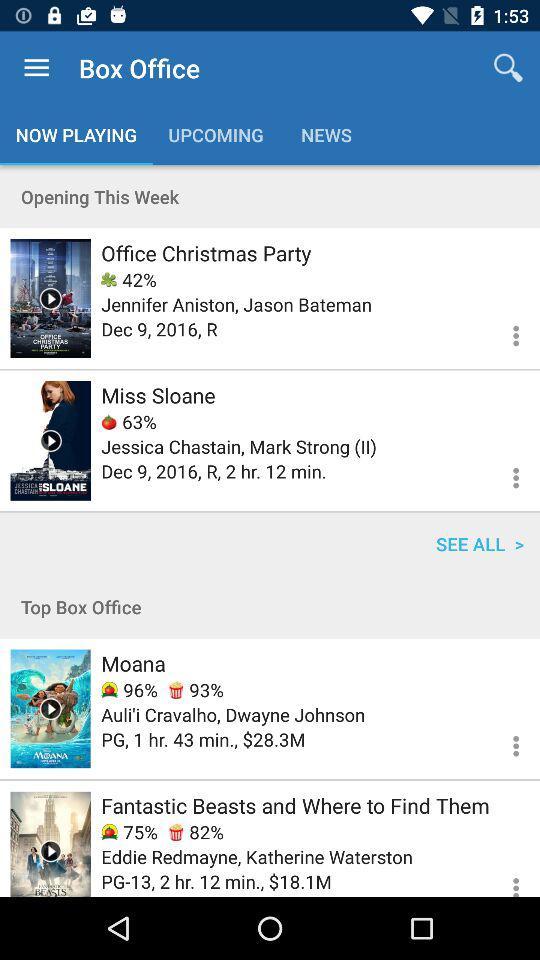 This screenshot has width=540, height=960. I want to click on movie, so click(50, 708).